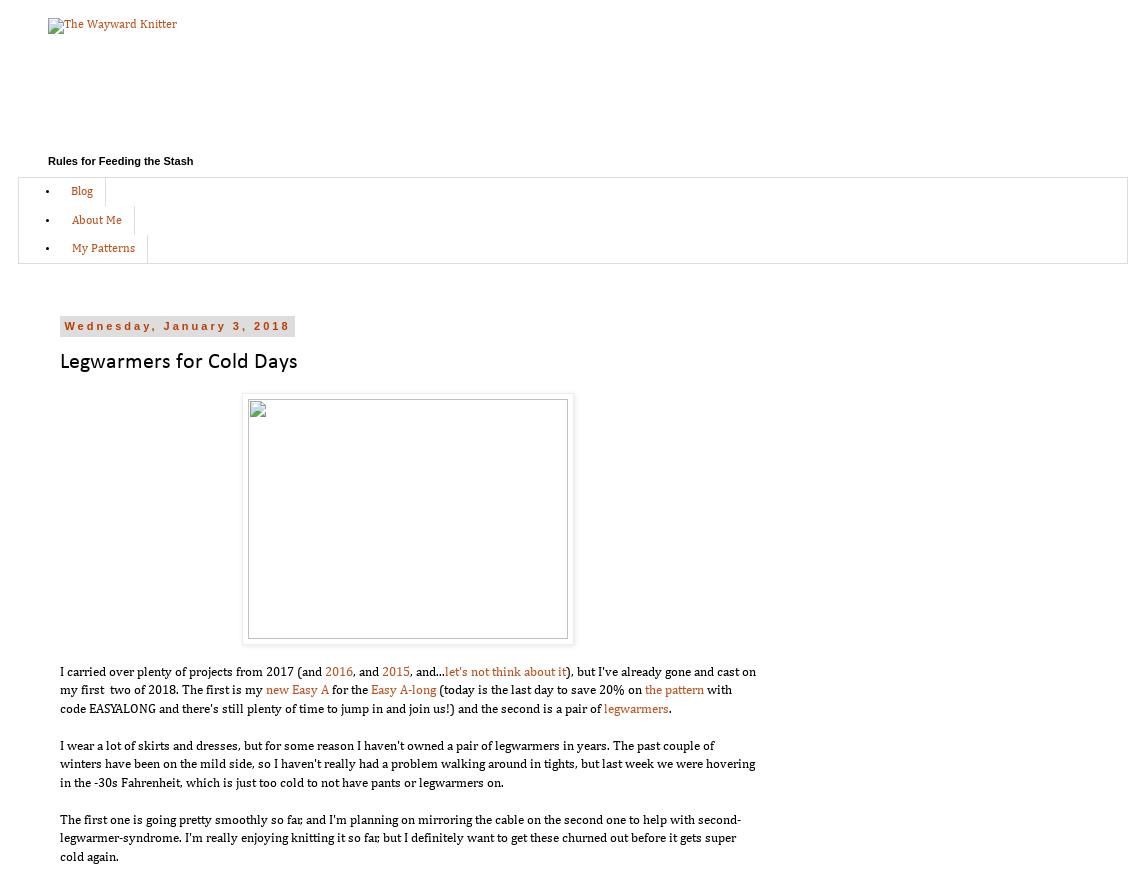 Image resolution: width=1138 pixels, height=880 pixels. I want to click on 'new Easy A', so click(265, 689).